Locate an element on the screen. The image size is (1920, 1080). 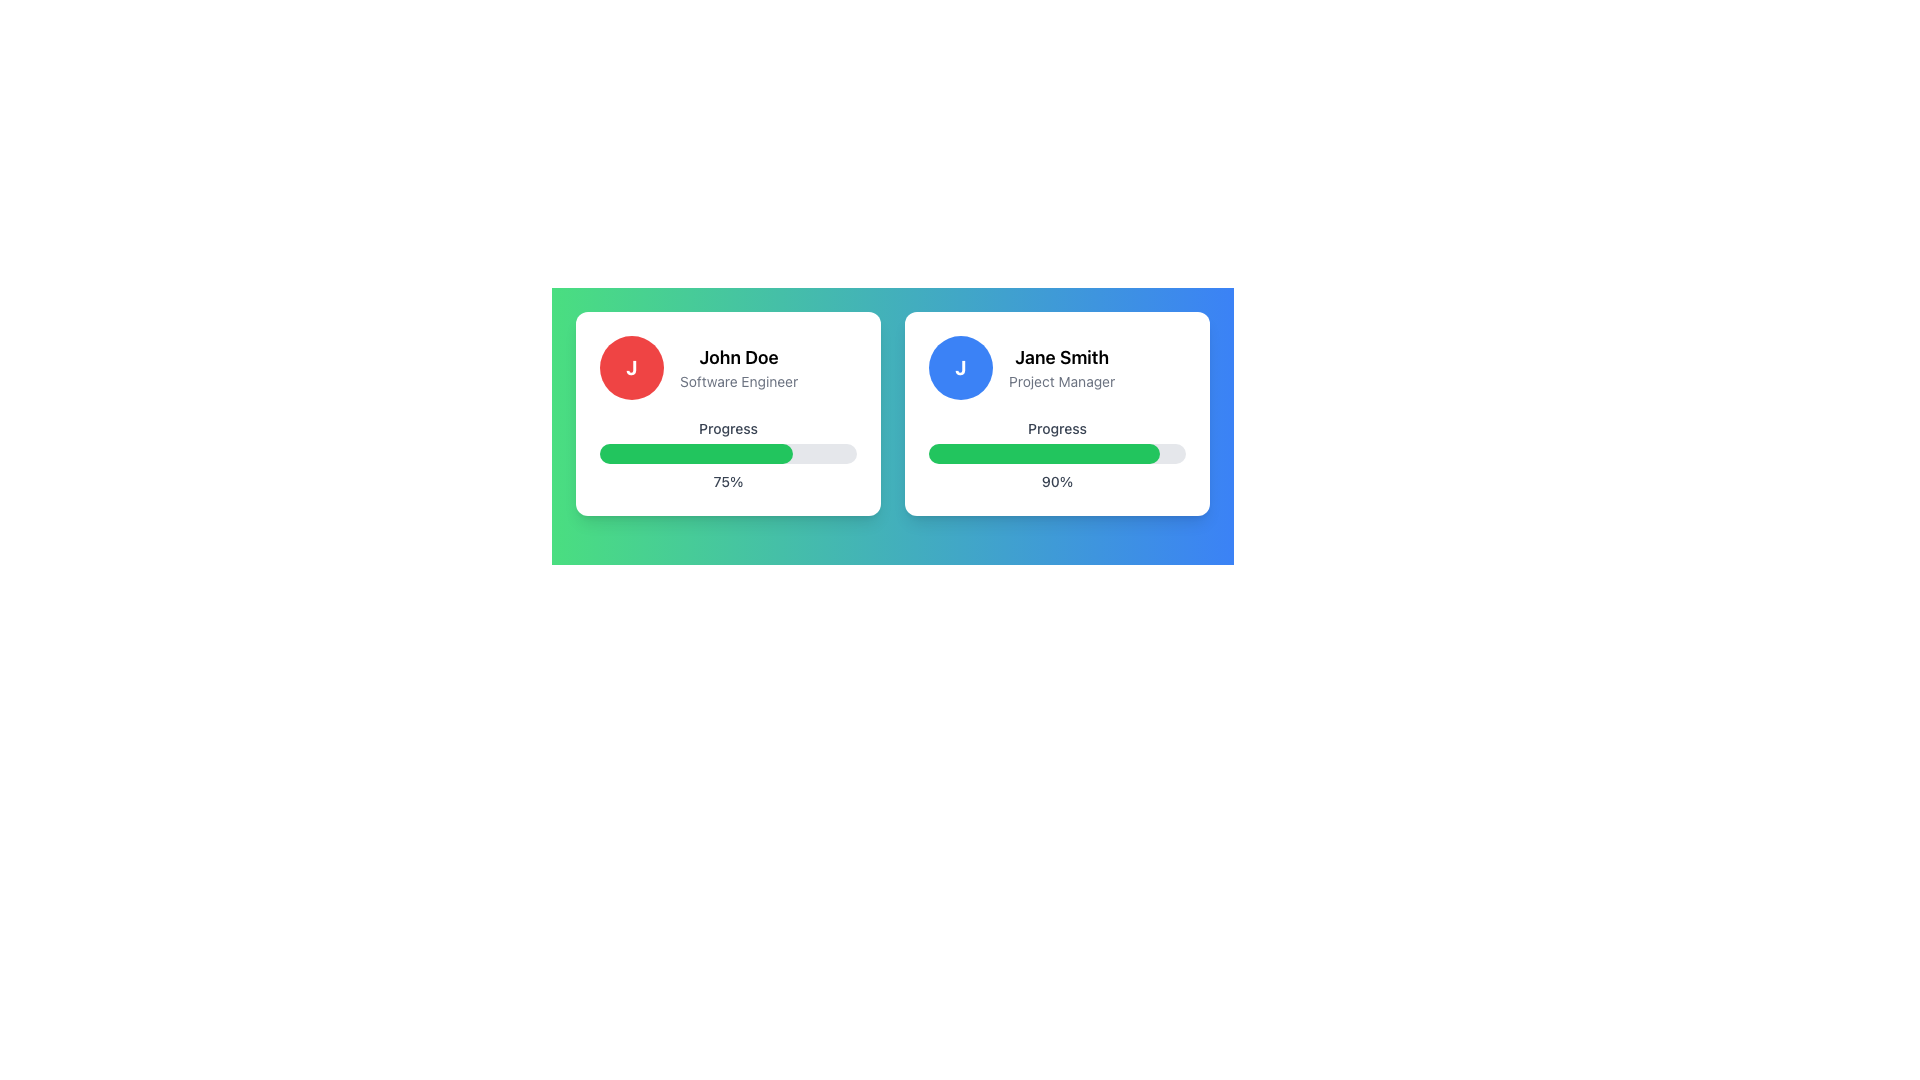
the avatar element representing a person with the initial 'J', located on the right side of the interface within the second card is located at coordinates (960, 367).